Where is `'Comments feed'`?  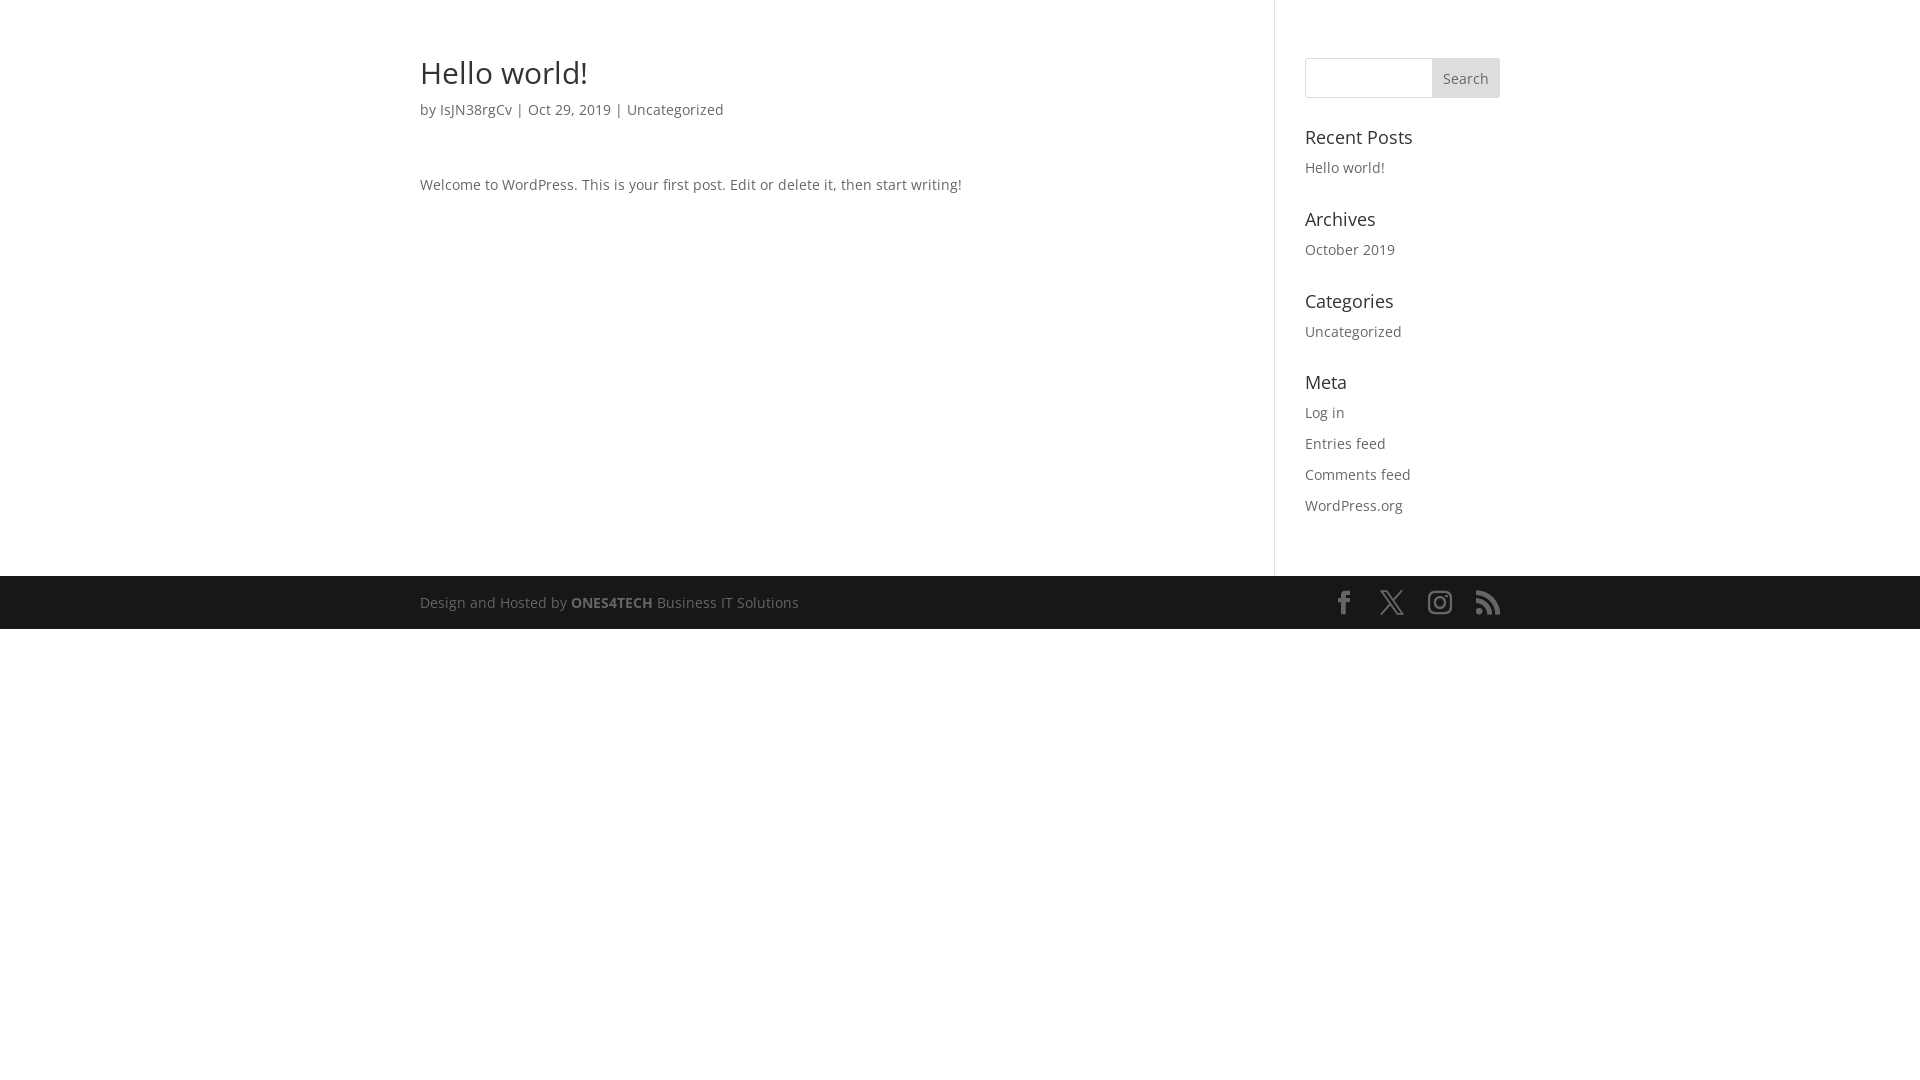 'Comments feed' is located at coordinates (1358, 474).